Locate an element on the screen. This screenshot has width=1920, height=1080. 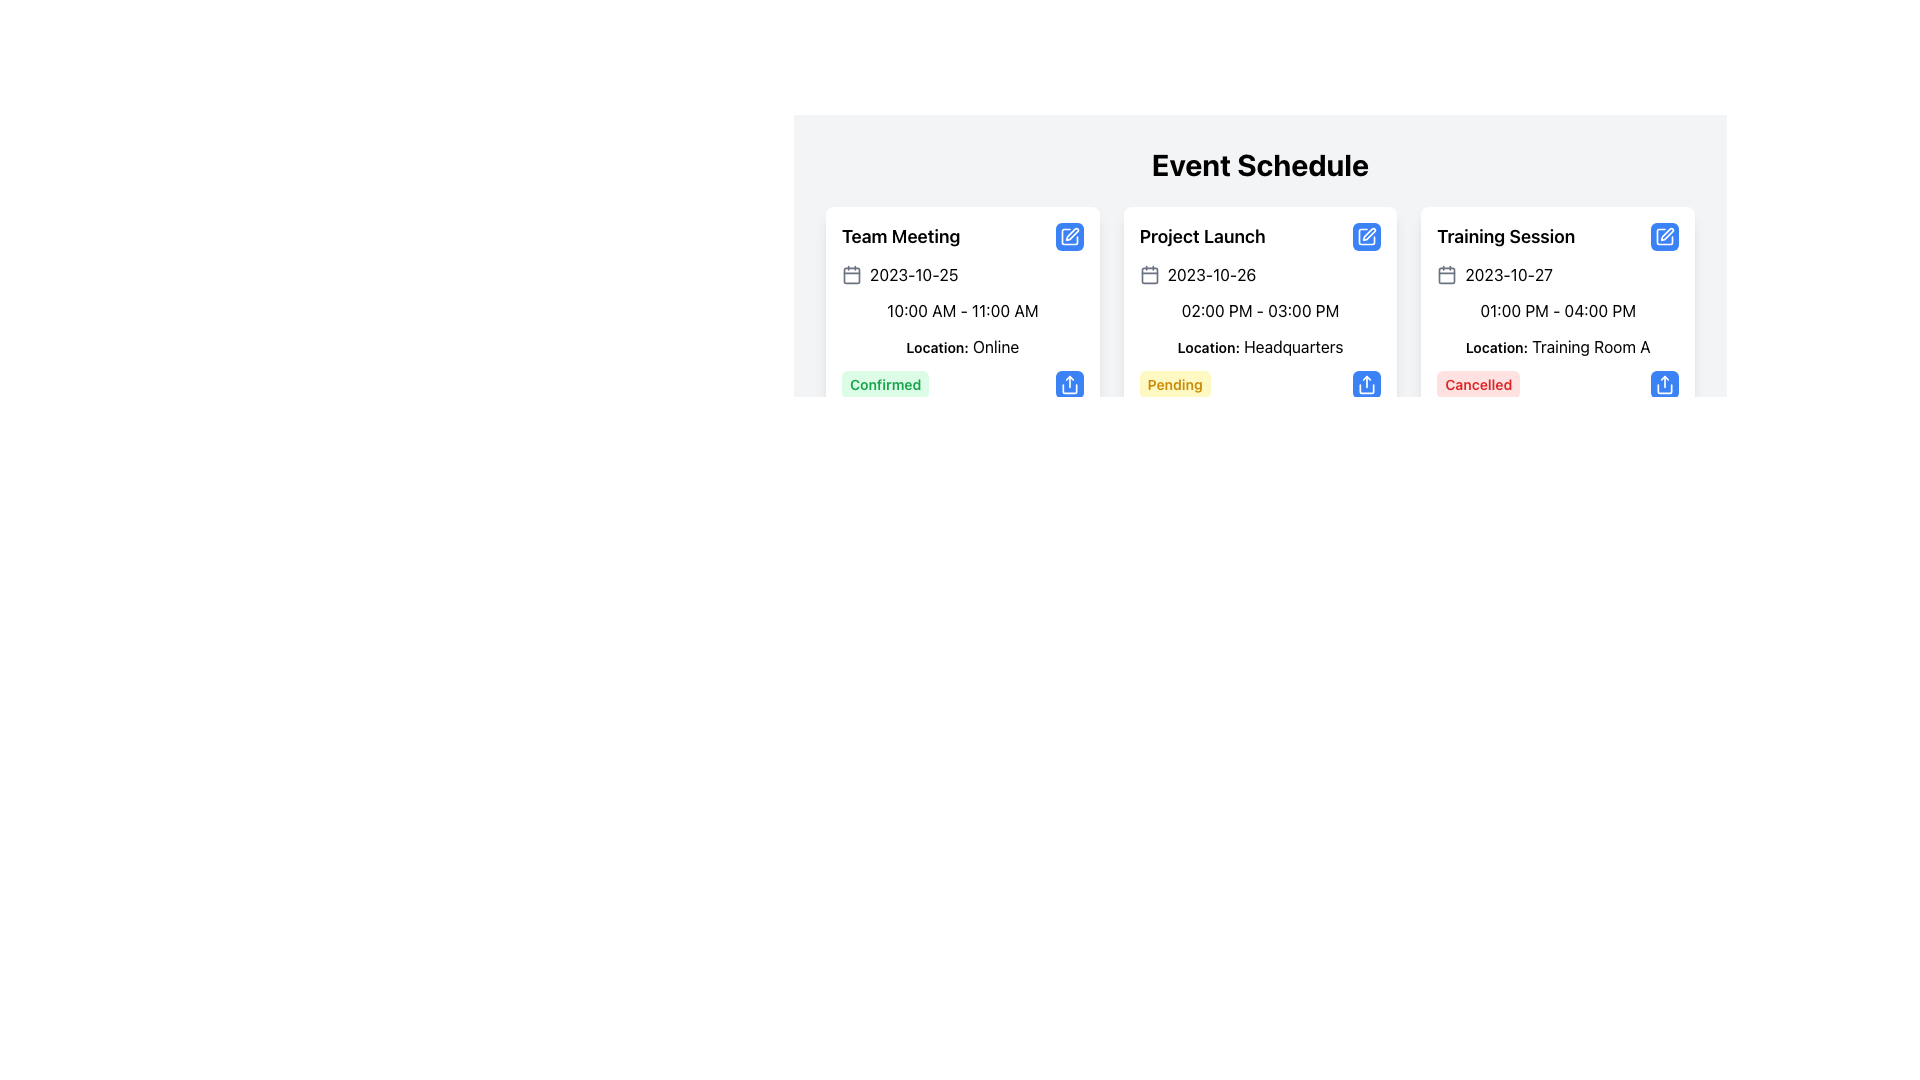
the 'Project Launch' text label, which is a bold, large black font heading in the upper-middle region of a card layout is located at coordinates (1201, 235).